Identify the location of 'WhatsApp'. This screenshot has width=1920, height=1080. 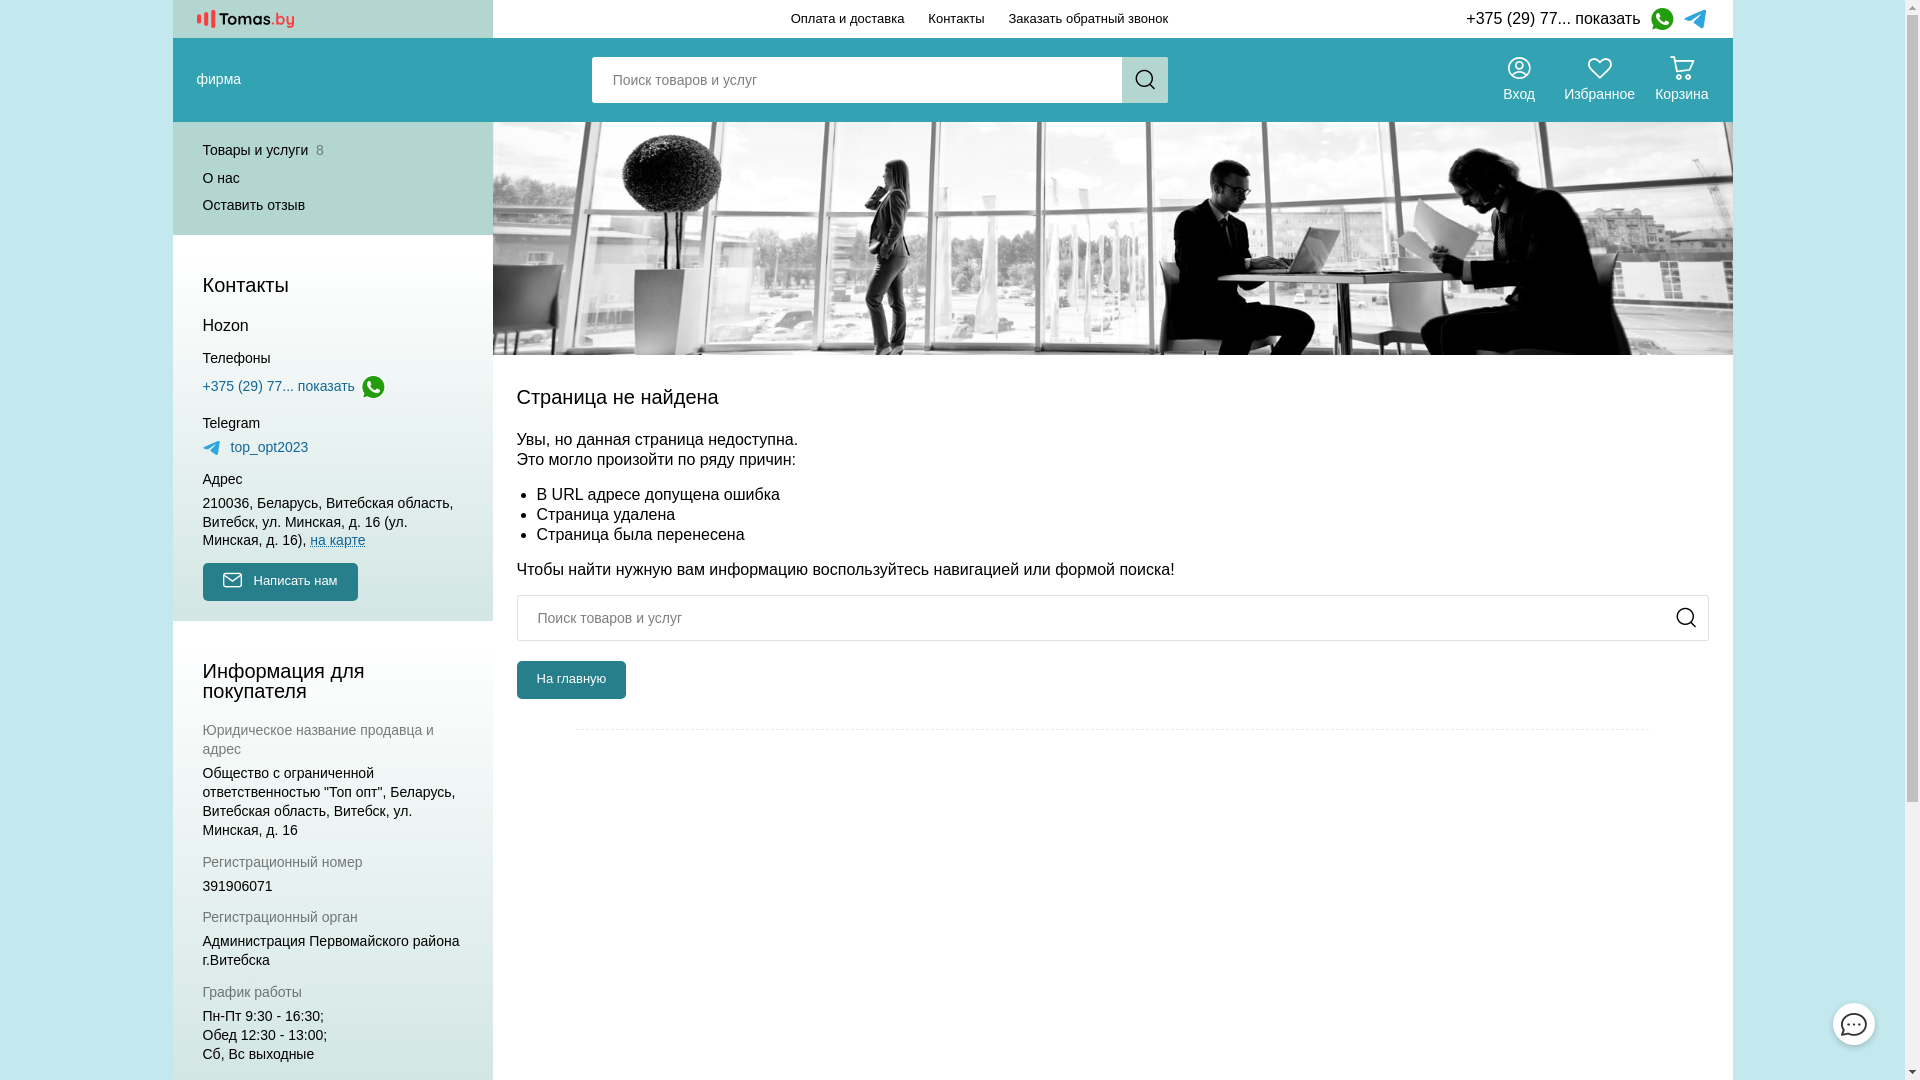
(1661, 19).